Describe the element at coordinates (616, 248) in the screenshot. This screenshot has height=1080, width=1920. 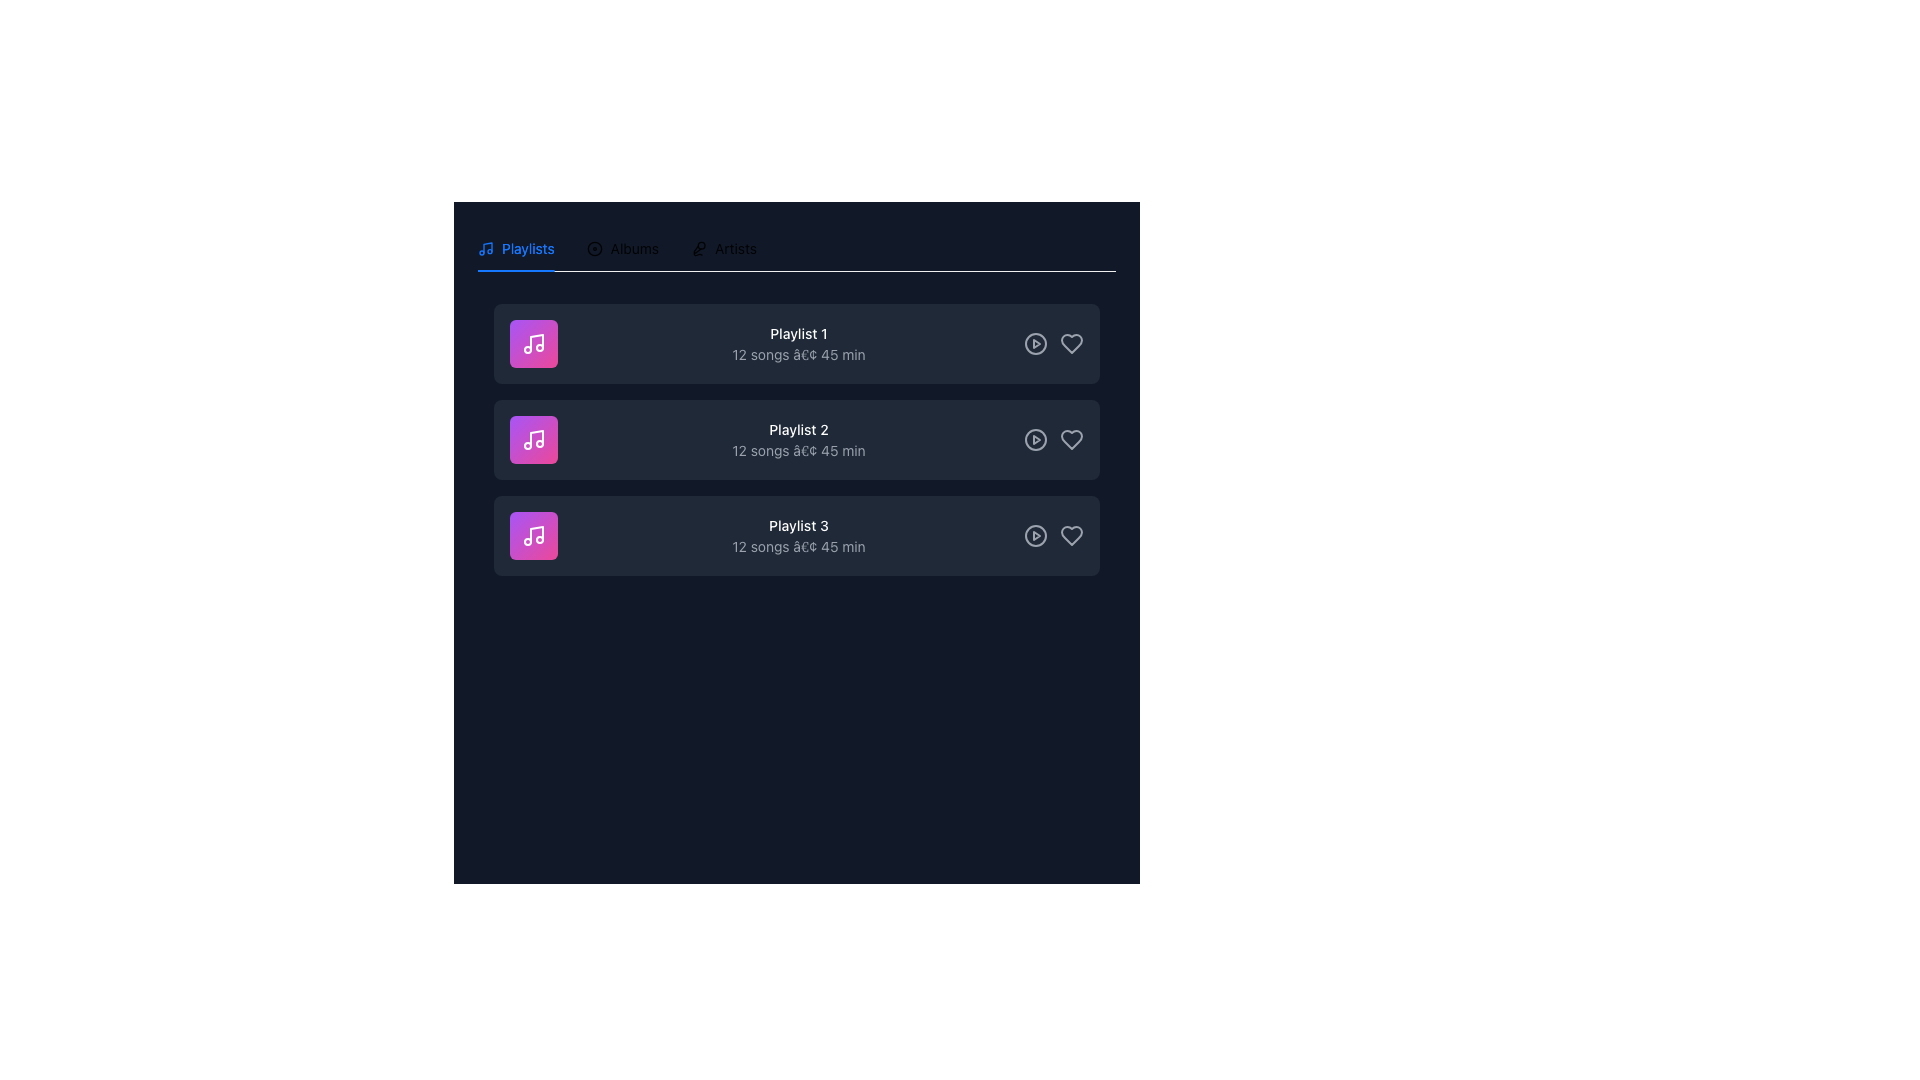
I see `the Tabs Navigation Bar` at that location.